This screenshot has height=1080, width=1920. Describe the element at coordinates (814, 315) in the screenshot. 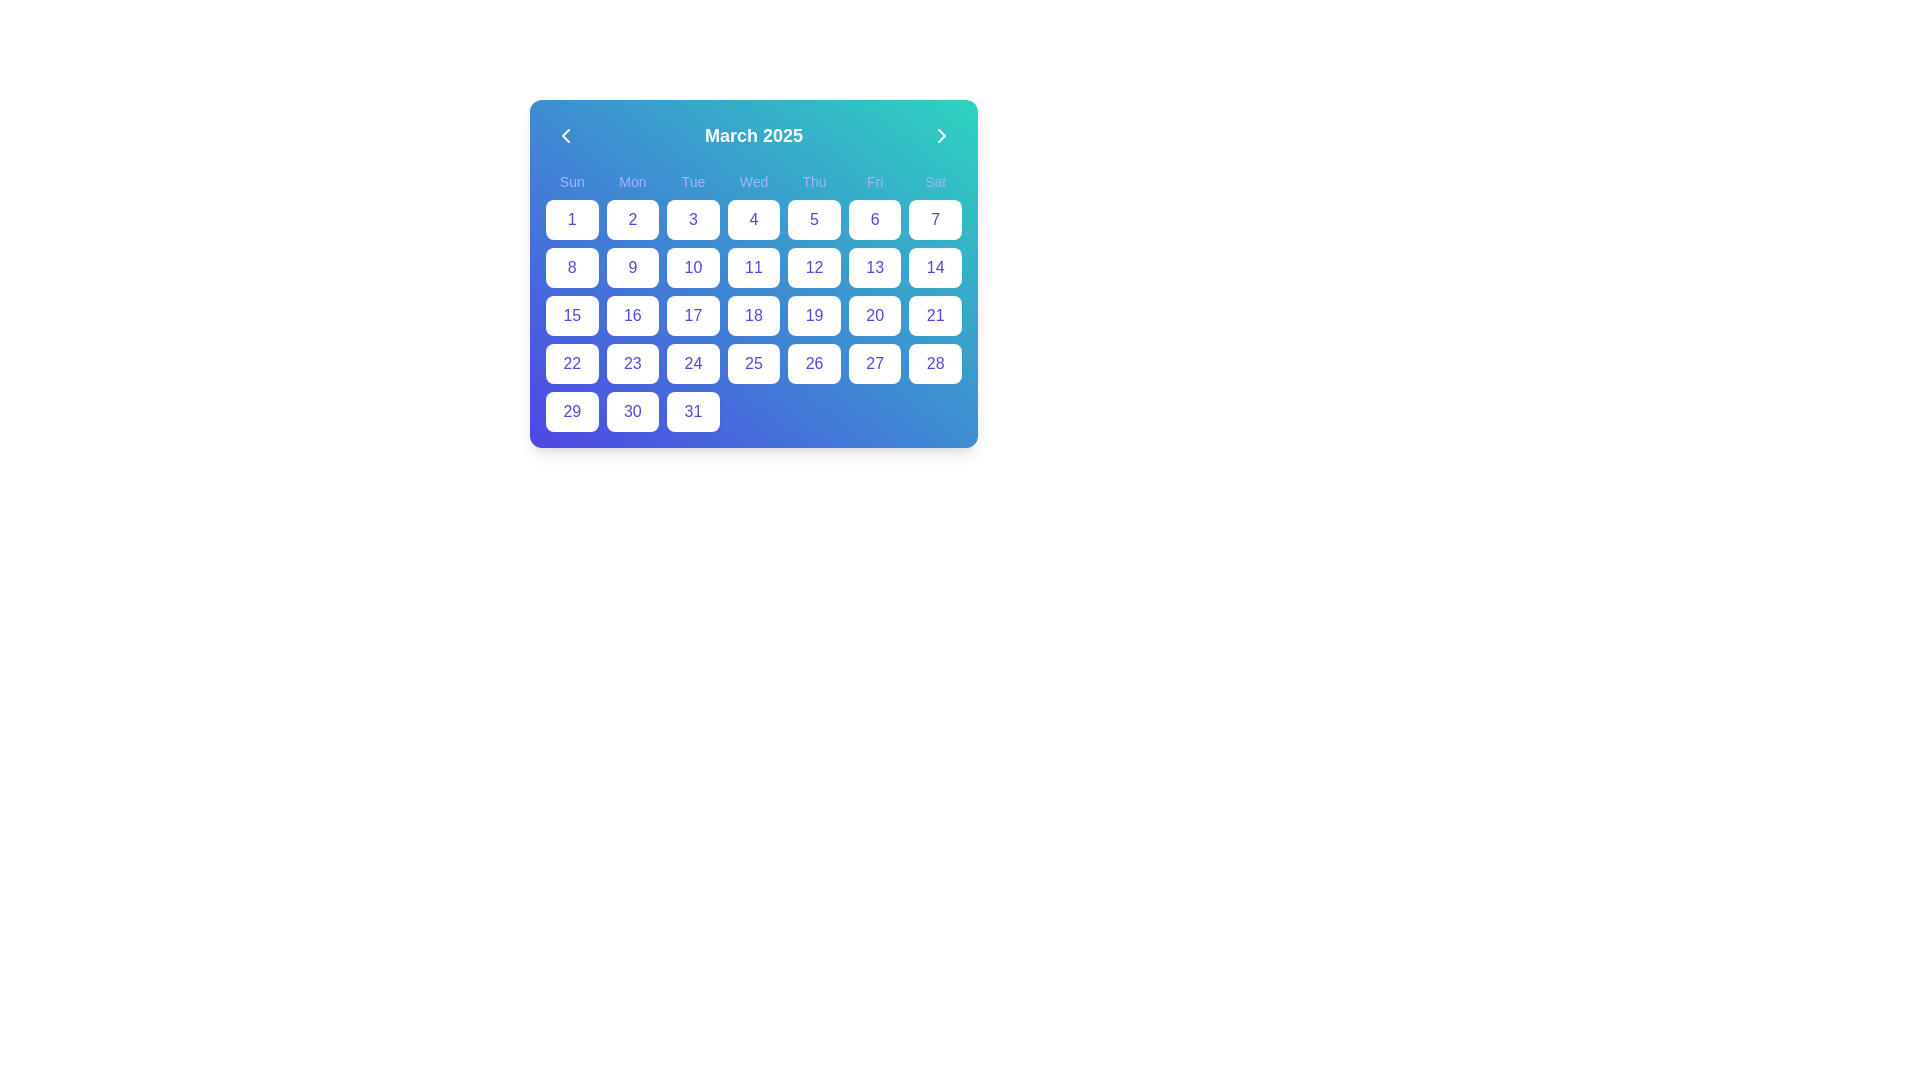

I see `the calendar cell displaying the numerical value '19' in the fifth column of the fourth row under the 'Thu' header` at that location.